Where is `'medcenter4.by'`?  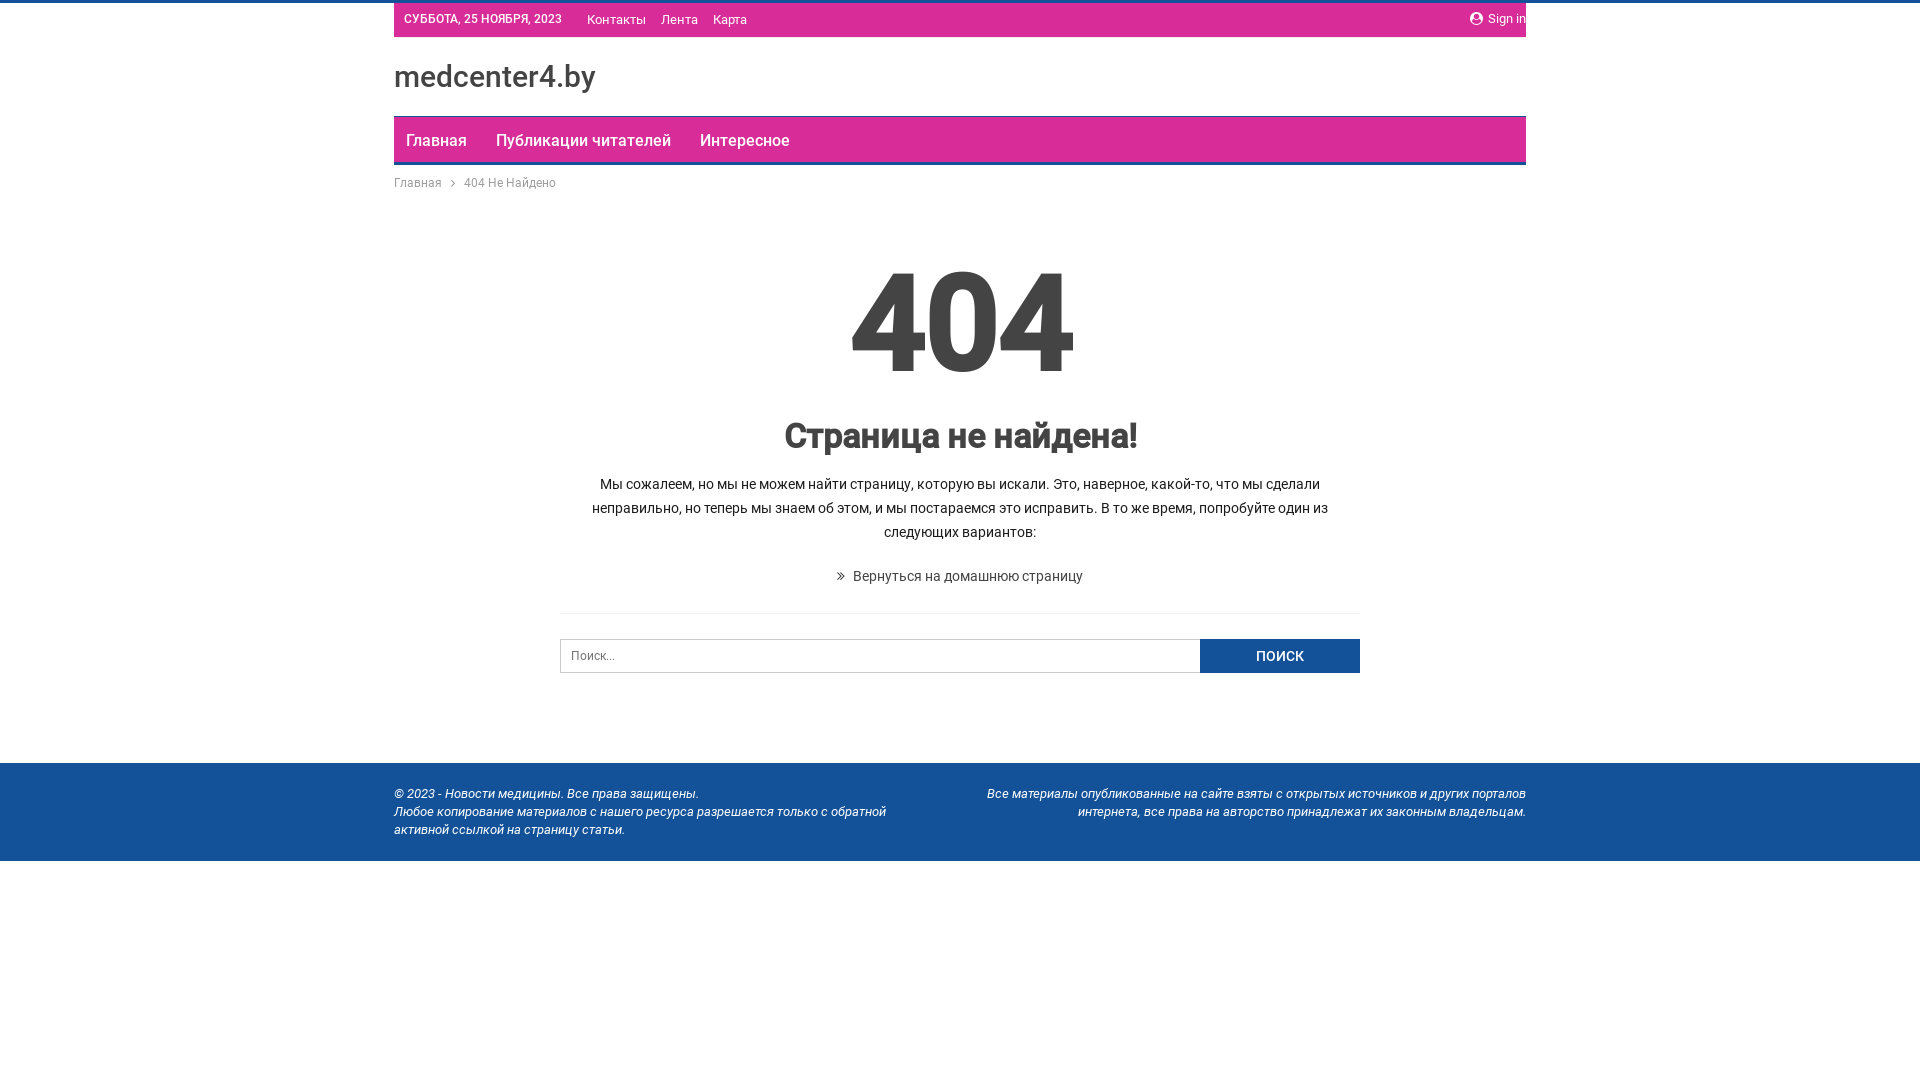
'medcenter4.by' is located at coordinates (393, 75).